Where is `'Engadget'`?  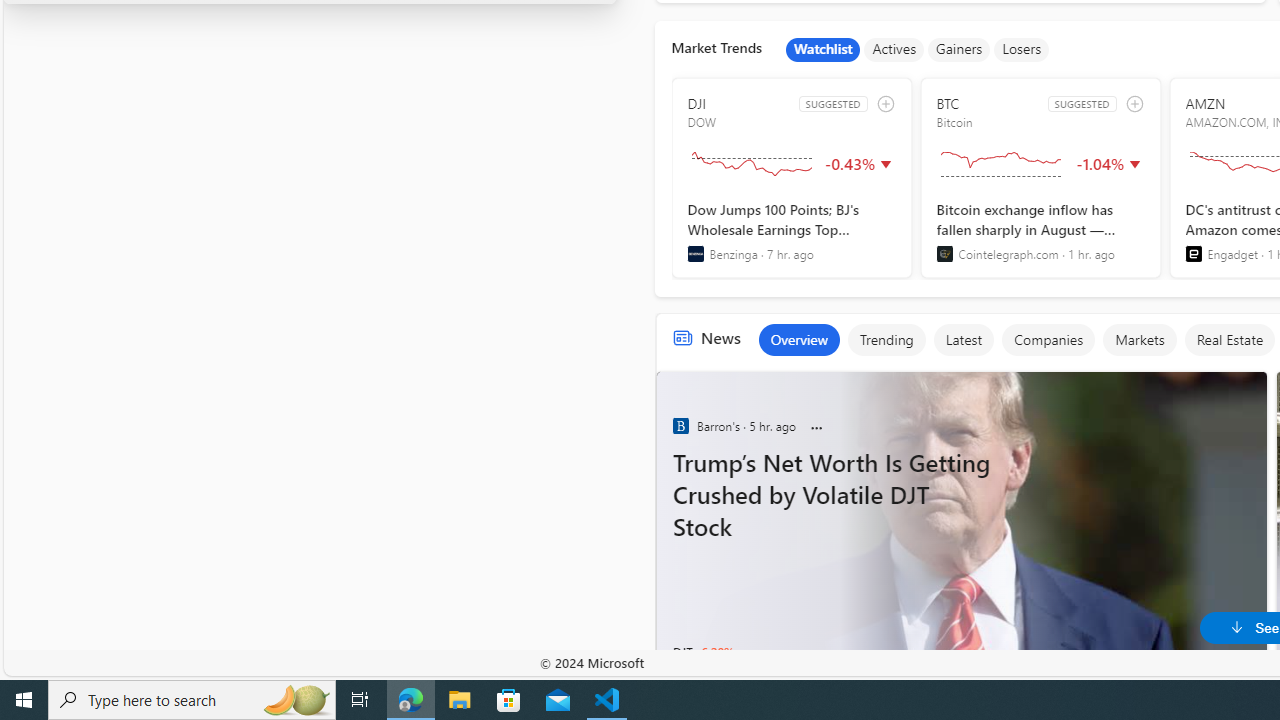 'Engadget' is located at coordinates (1193, 253).